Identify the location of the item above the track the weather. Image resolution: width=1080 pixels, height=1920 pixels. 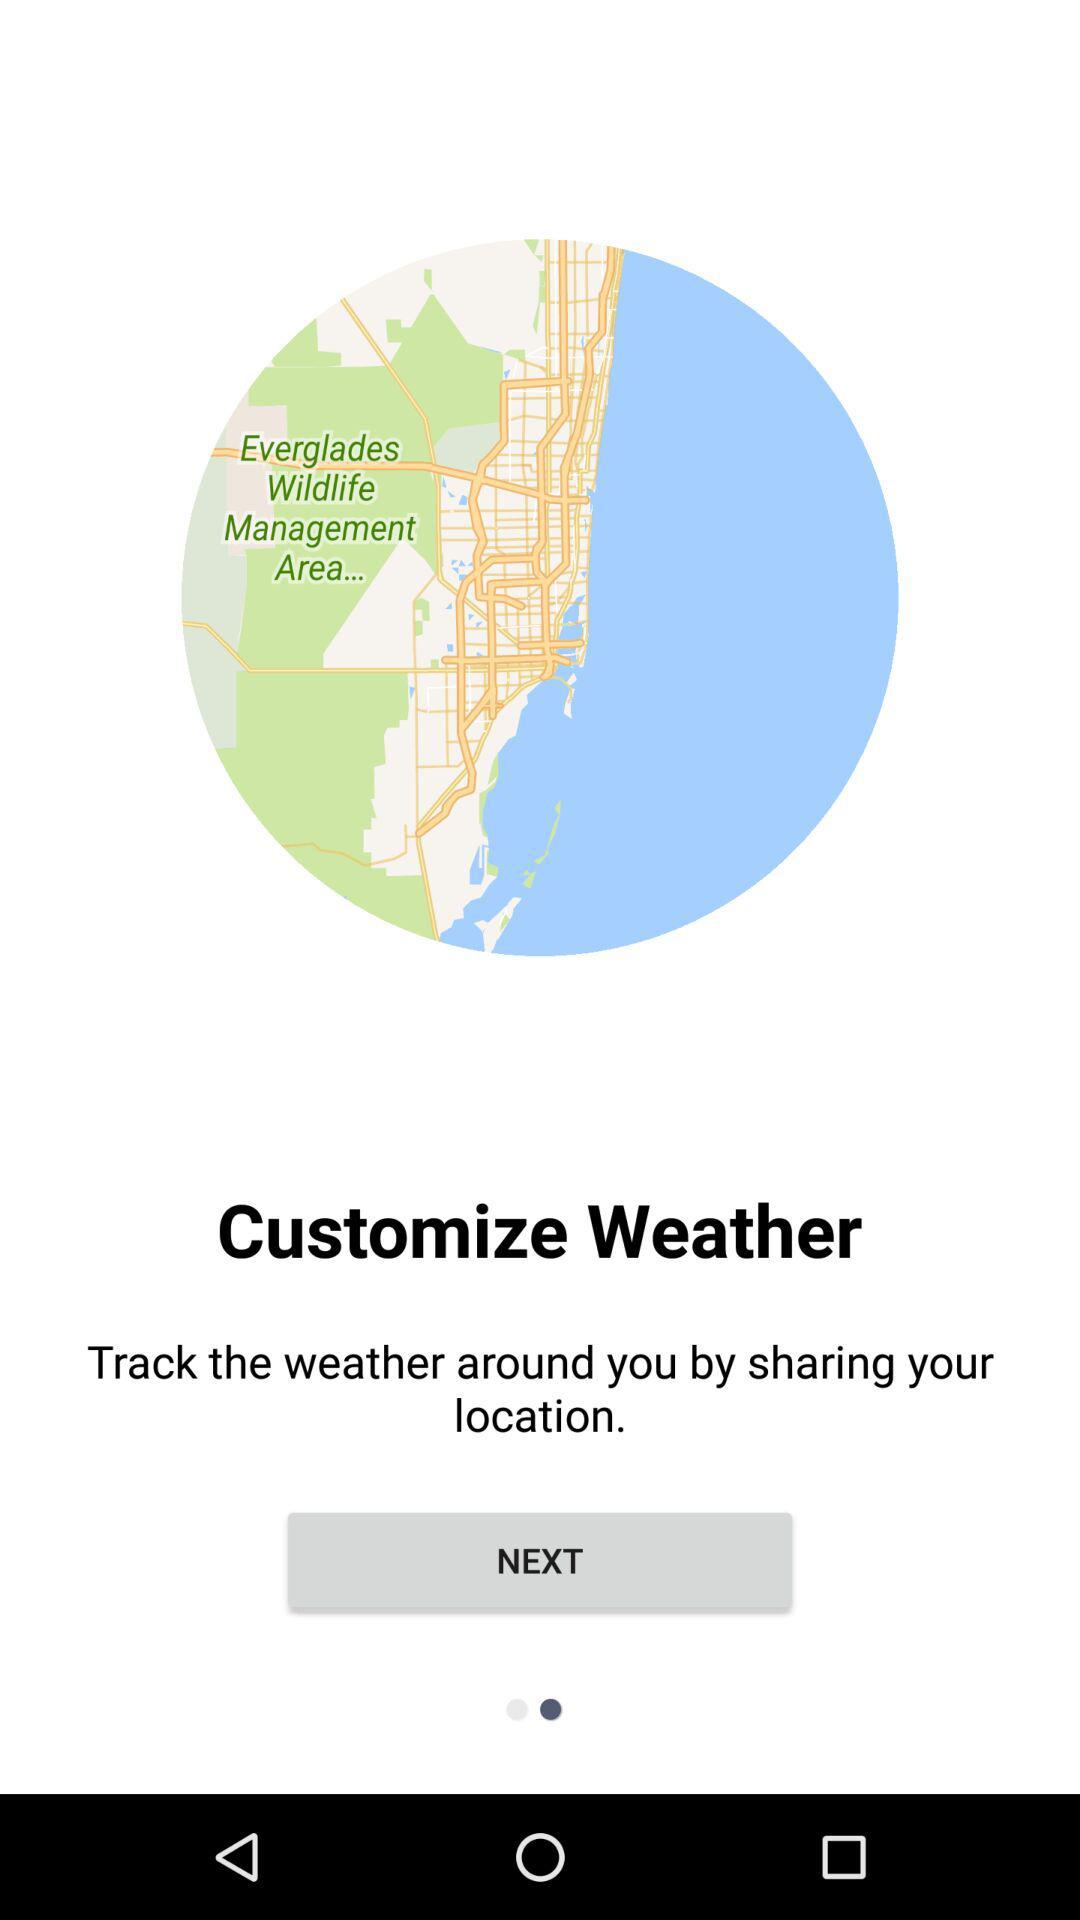
(540, 660).